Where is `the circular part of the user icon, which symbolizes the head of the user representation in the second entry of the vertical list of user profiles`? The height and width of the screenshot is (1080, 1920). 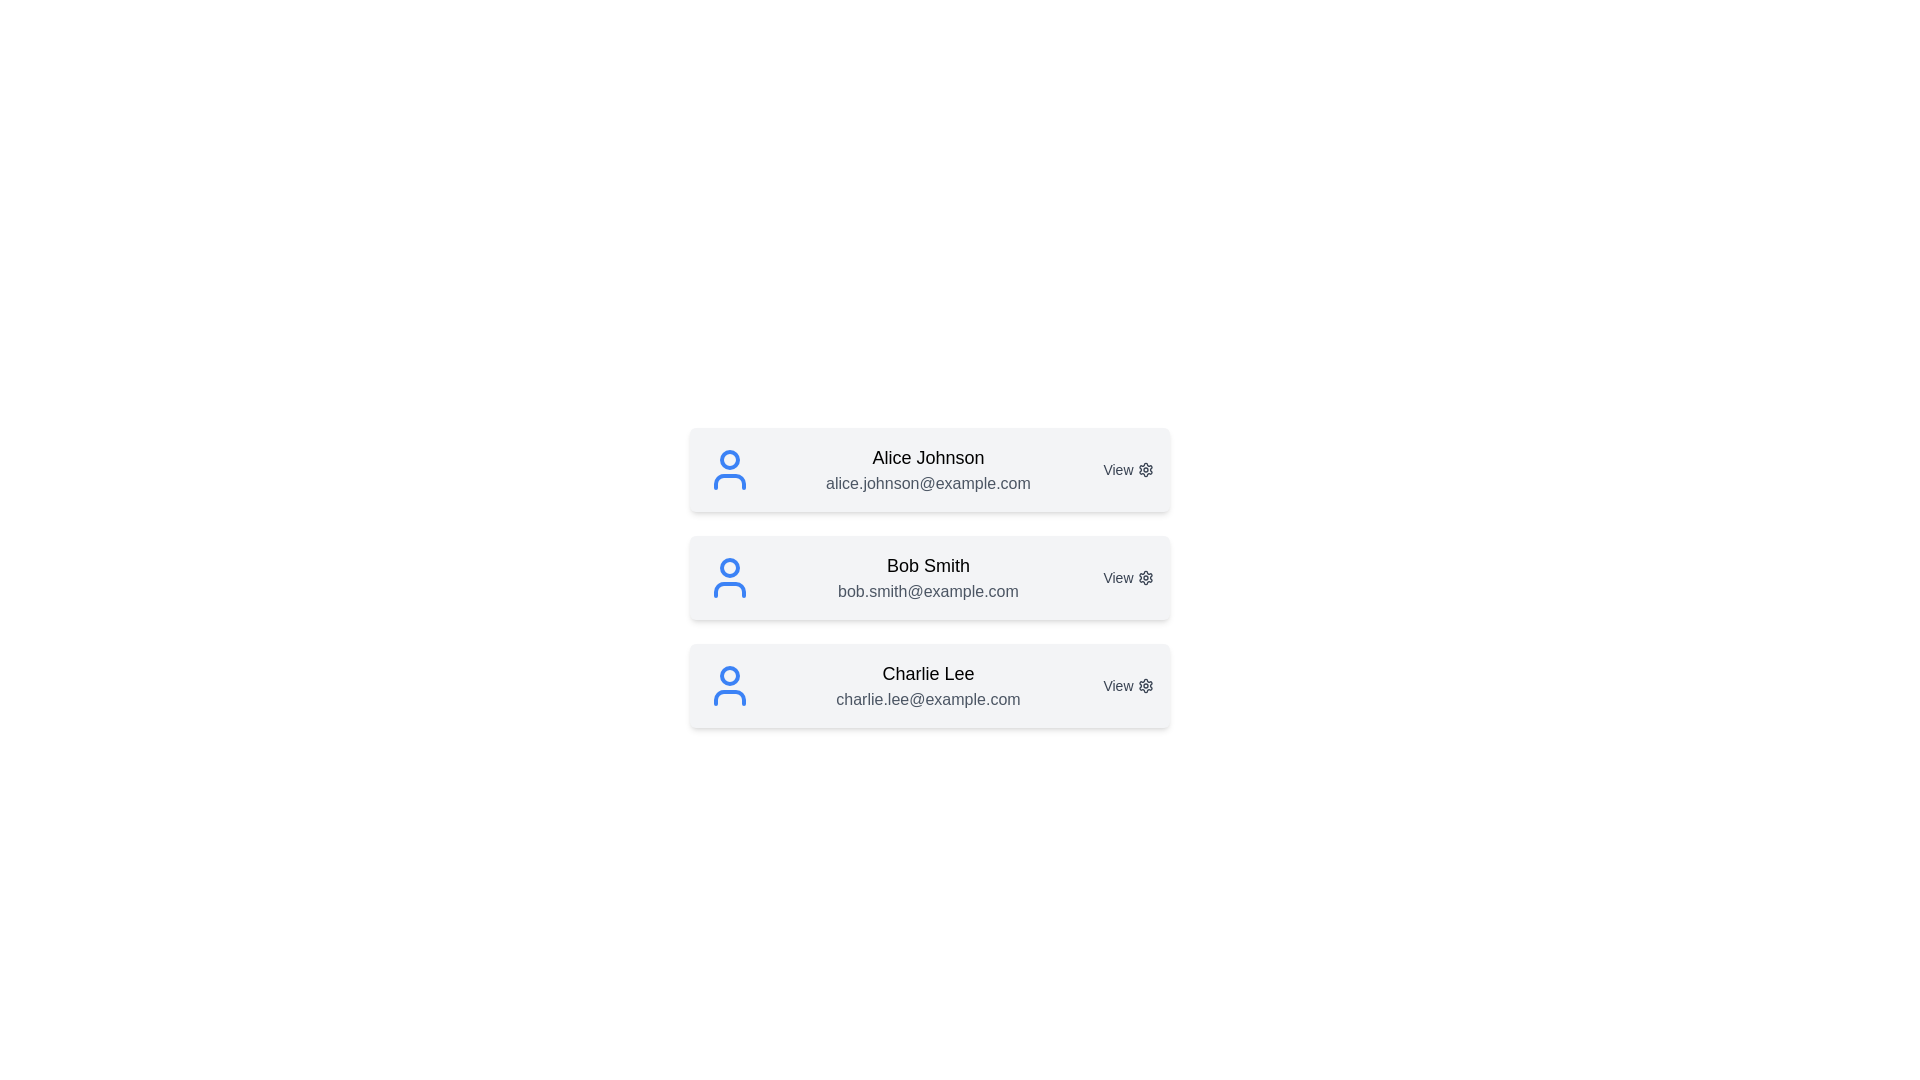
the circular part of the user icon, which symbolizes the head of the user representation in the second entry of the vertical list of user profiles is located at coordinates (728, 567).